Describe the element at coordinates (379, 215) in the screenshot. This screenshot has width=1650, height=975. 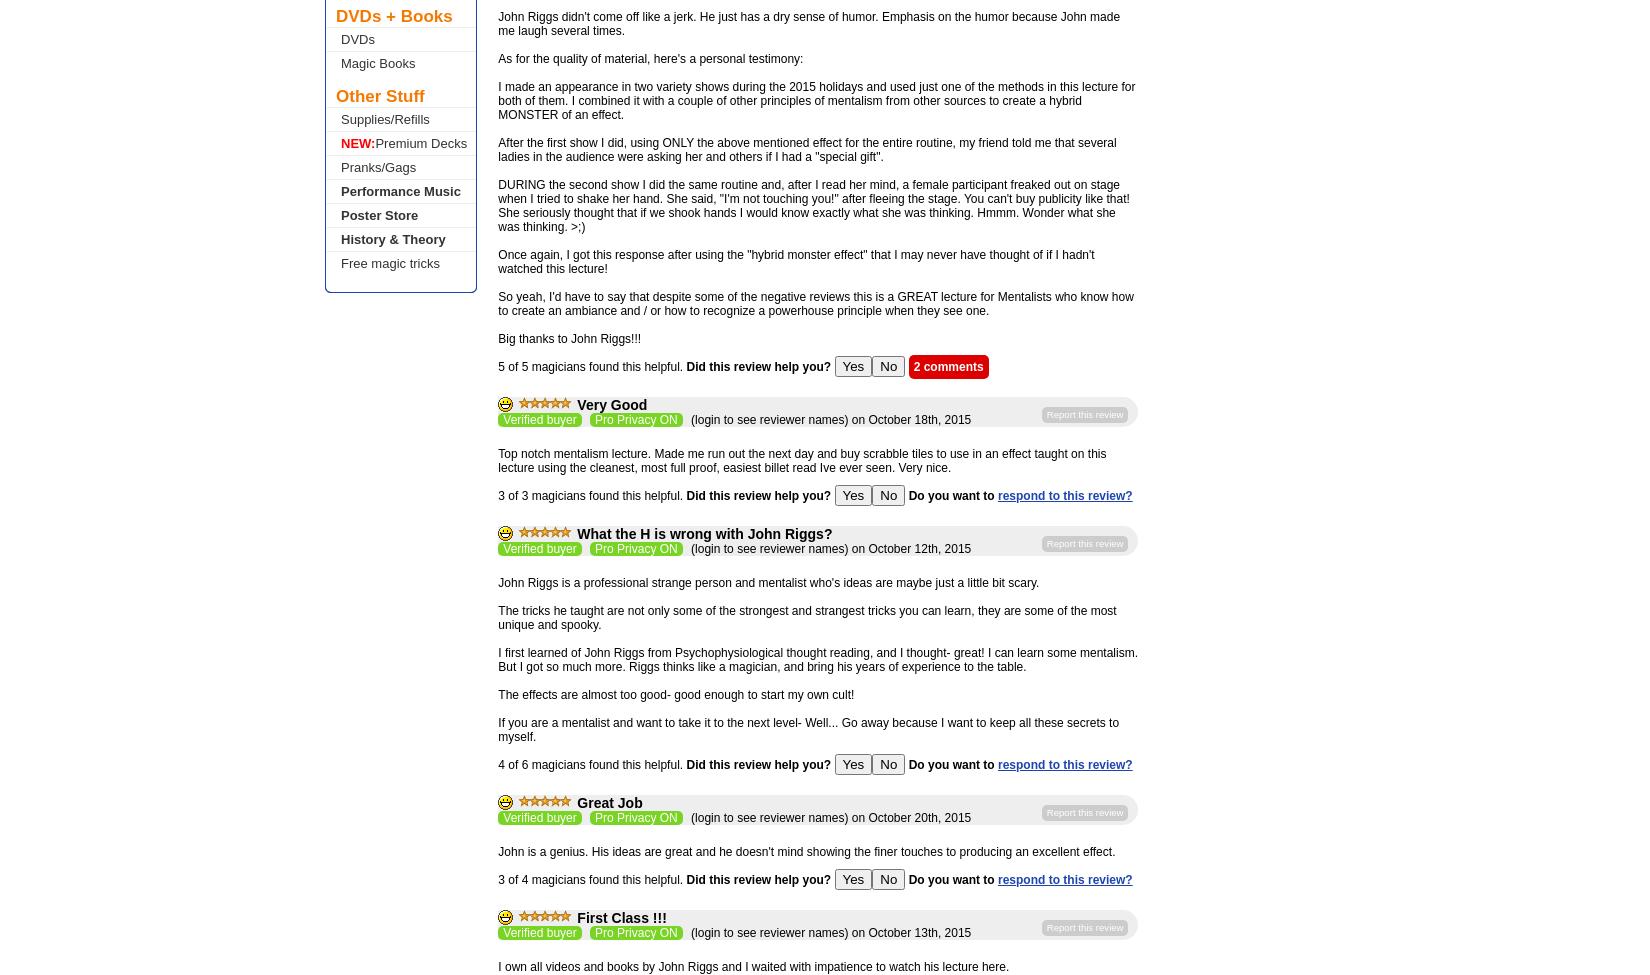
I see `'Poster Store'` at that location.